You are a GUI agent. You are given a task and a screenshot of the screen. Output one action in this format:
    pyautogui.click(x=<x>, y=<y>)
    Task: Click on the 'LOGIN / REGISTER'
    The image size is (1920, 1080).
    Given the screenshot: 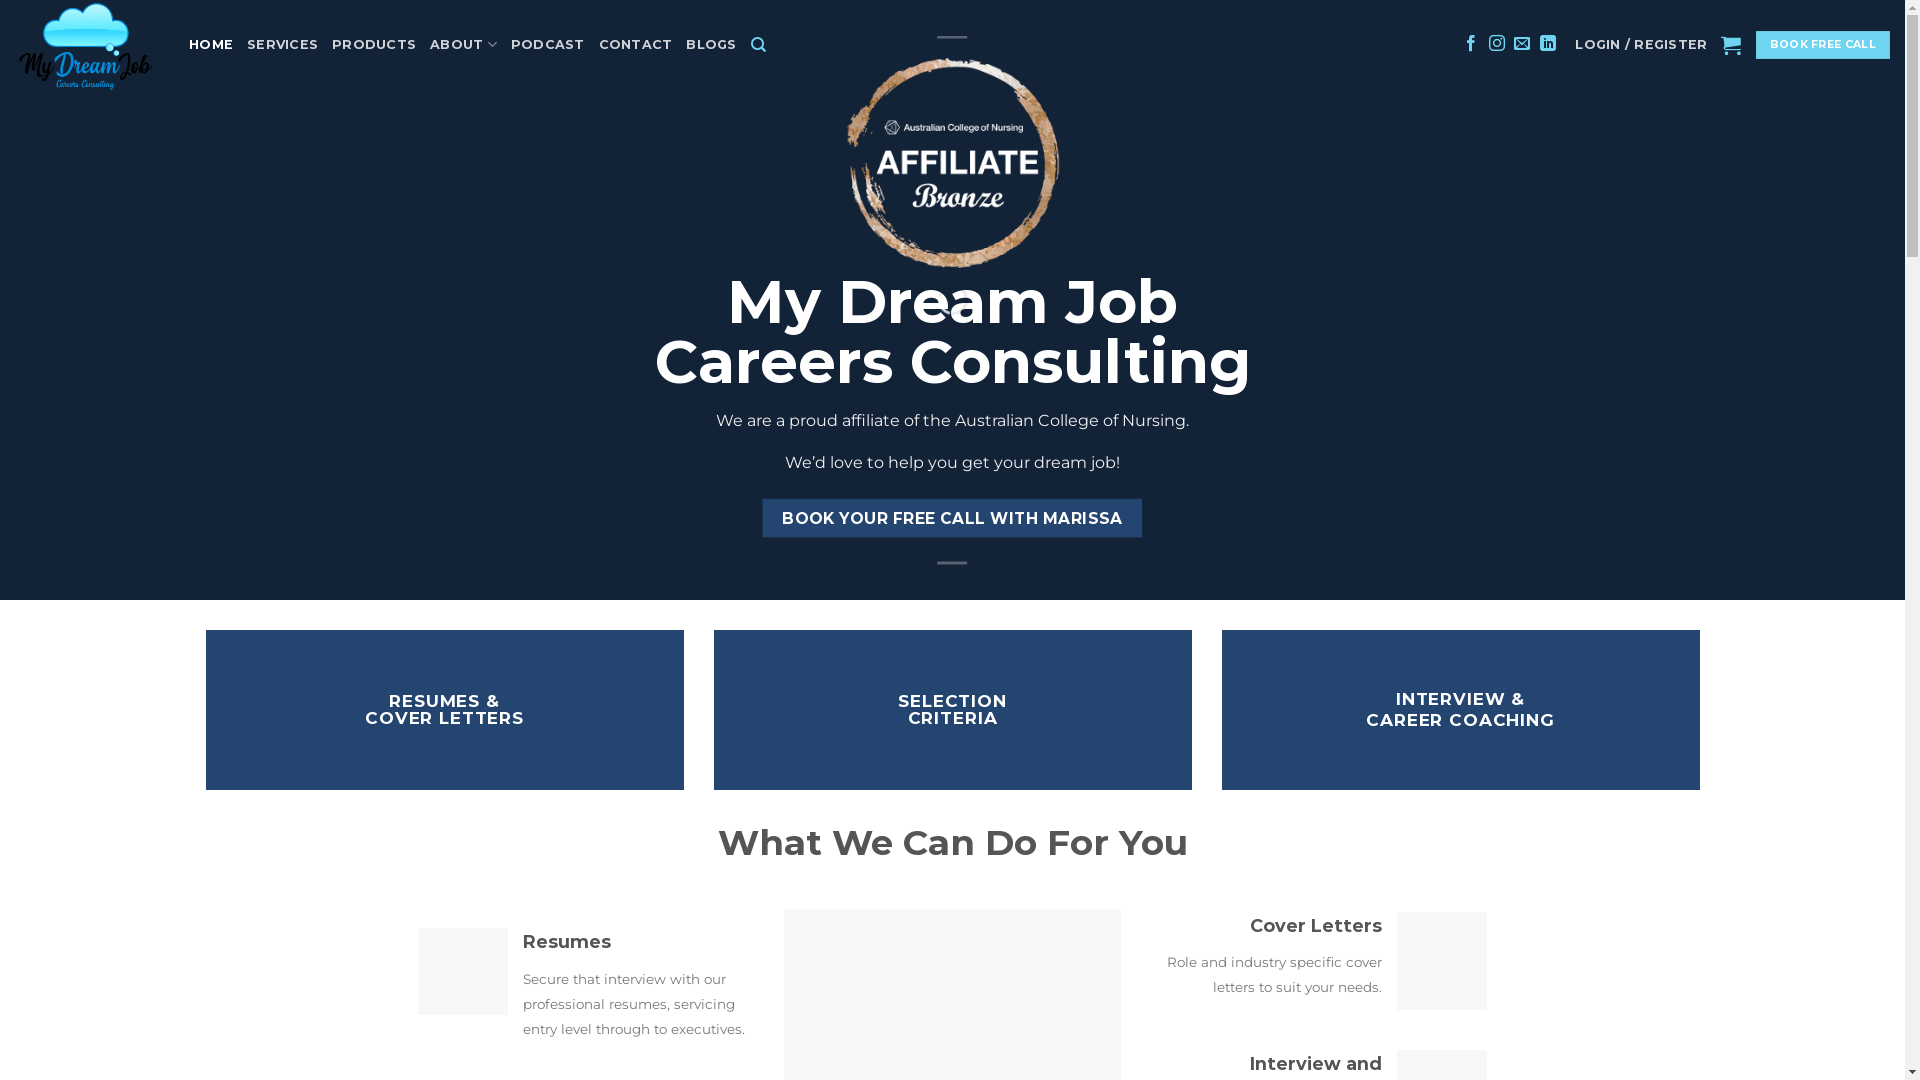 What is the action you would take?
    pyautogui.click(x=1641, y=45)
    